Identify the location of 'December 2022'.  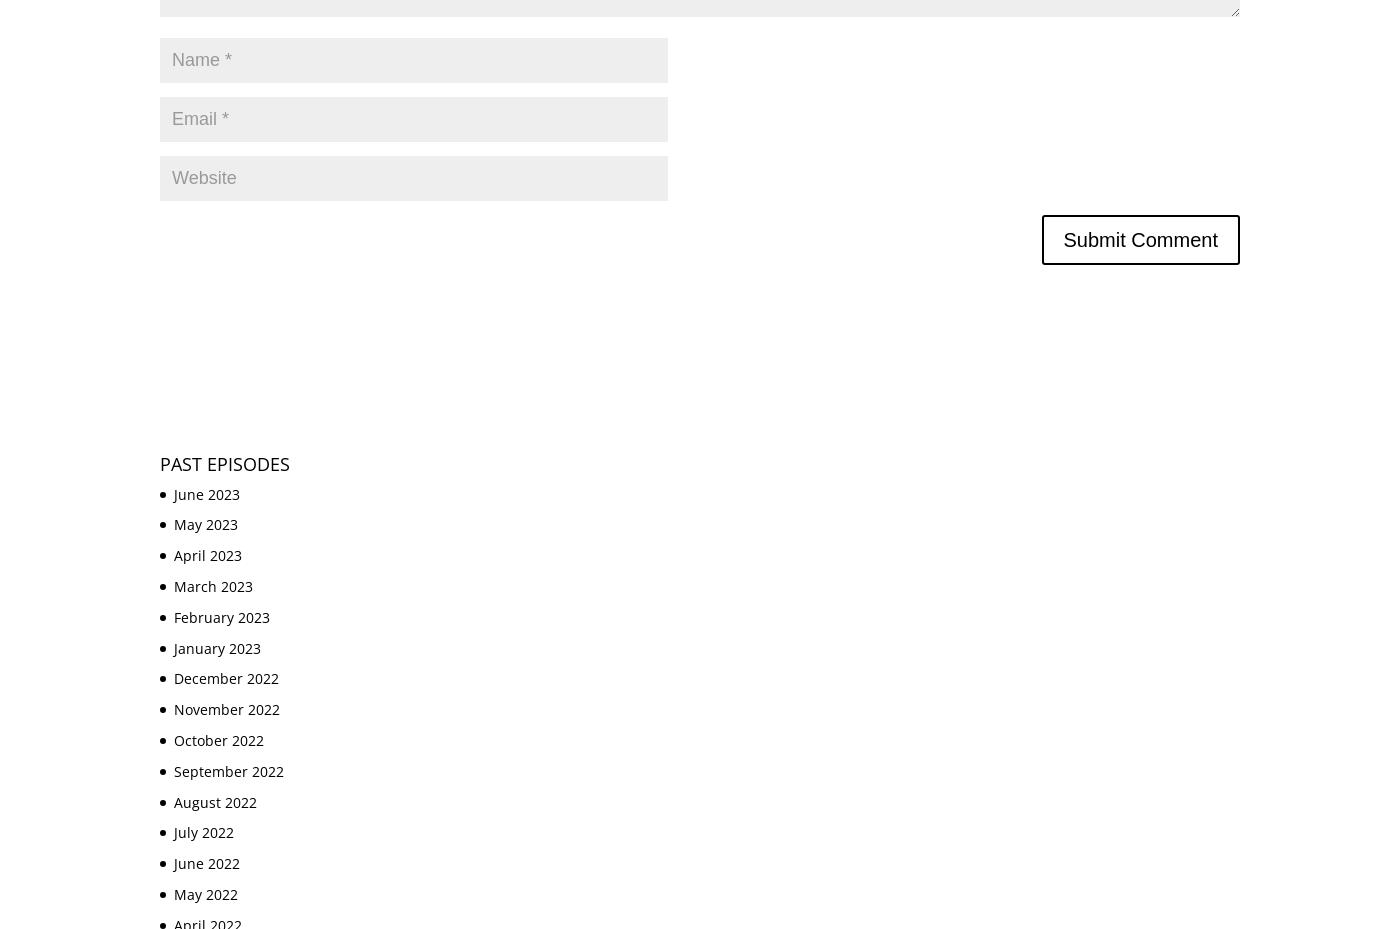
(226, 678).